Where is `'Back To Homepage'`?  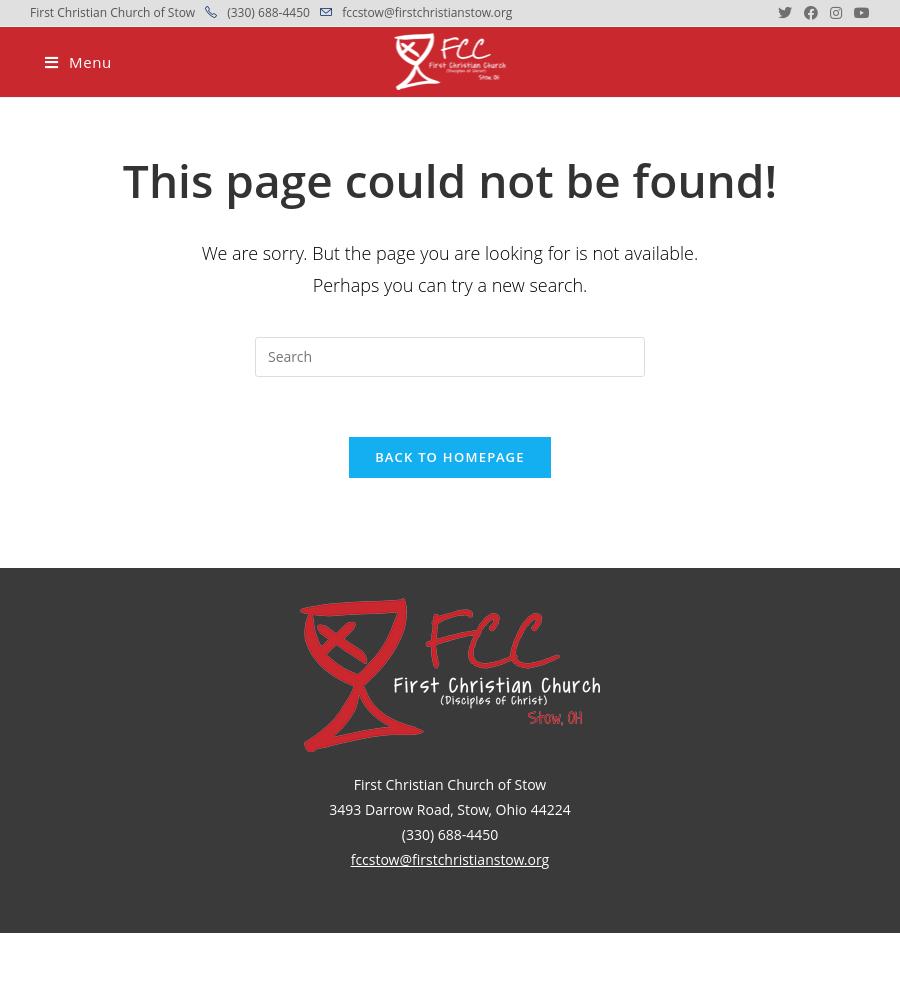 'Back To Homepage' is located at coordinates (375, 455).